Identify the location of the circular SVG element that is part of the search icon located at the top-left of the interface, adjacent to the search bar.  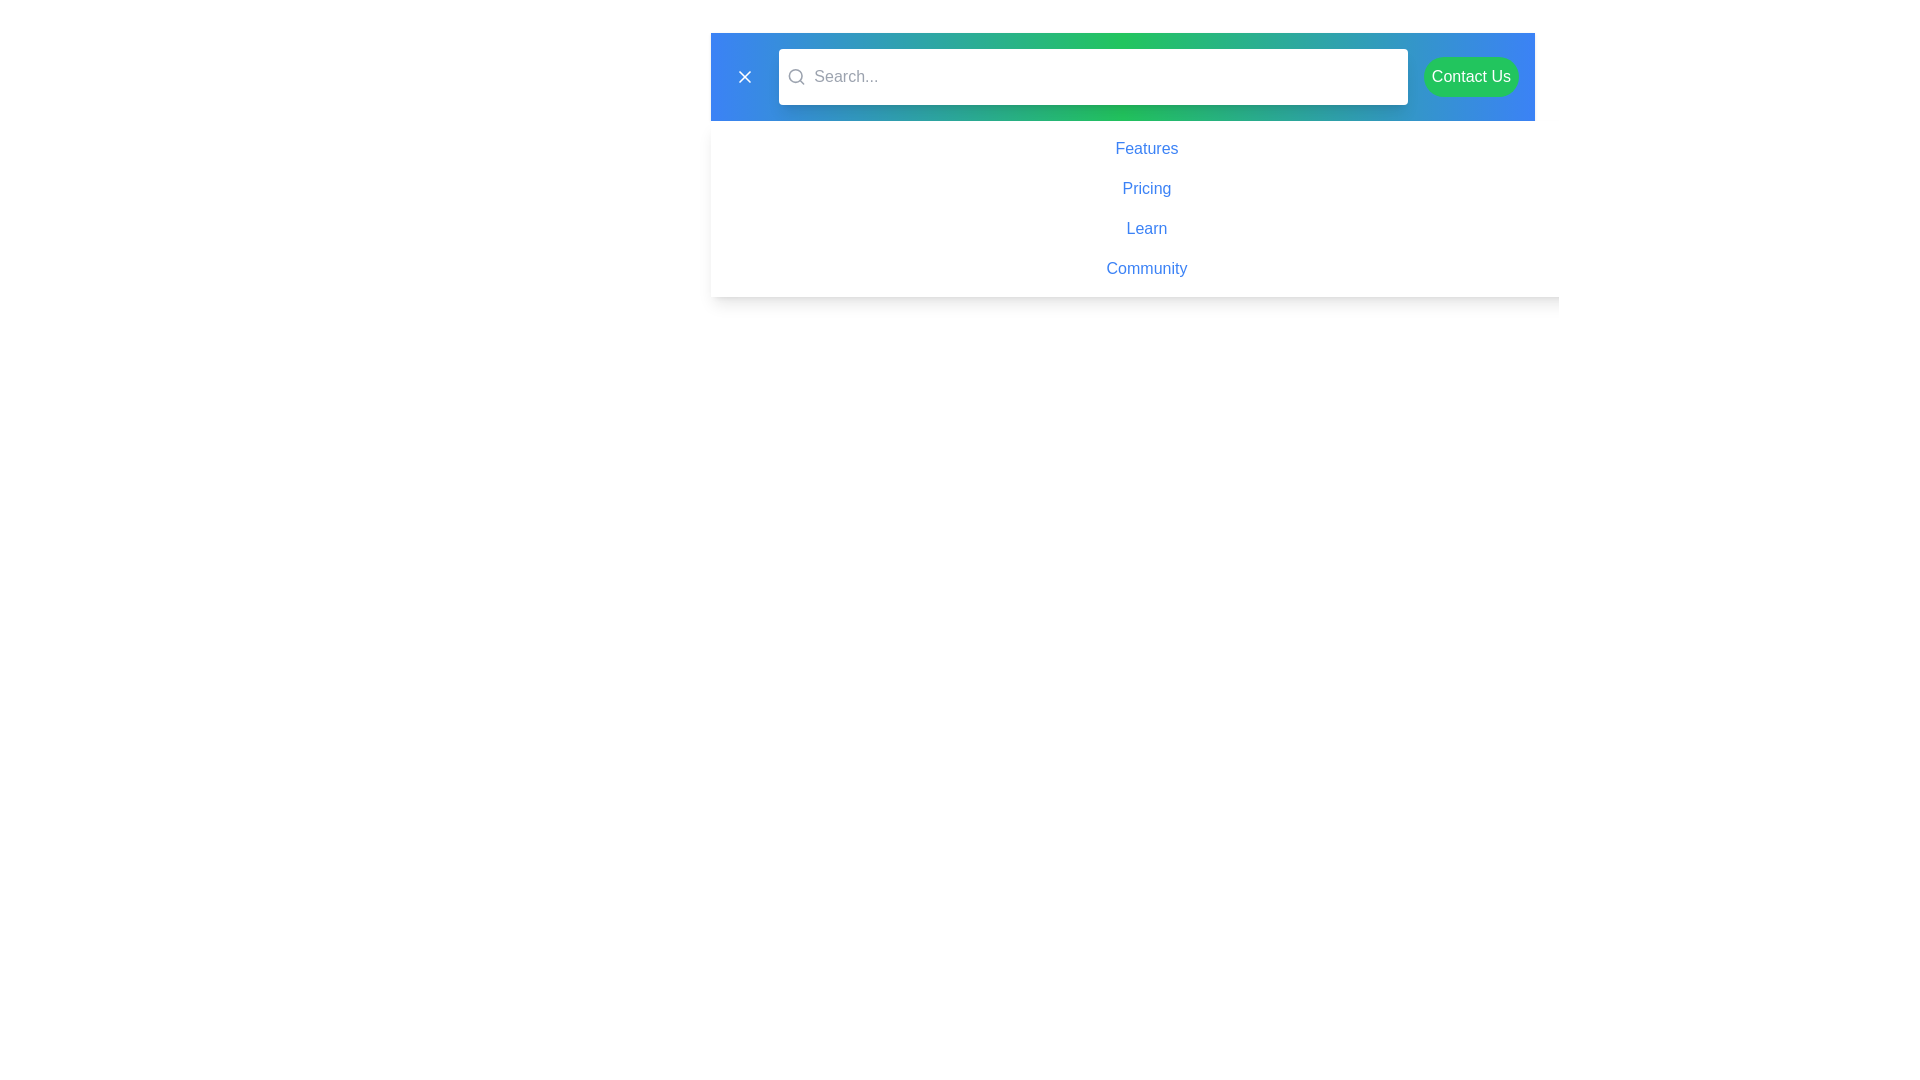
(794, 75).